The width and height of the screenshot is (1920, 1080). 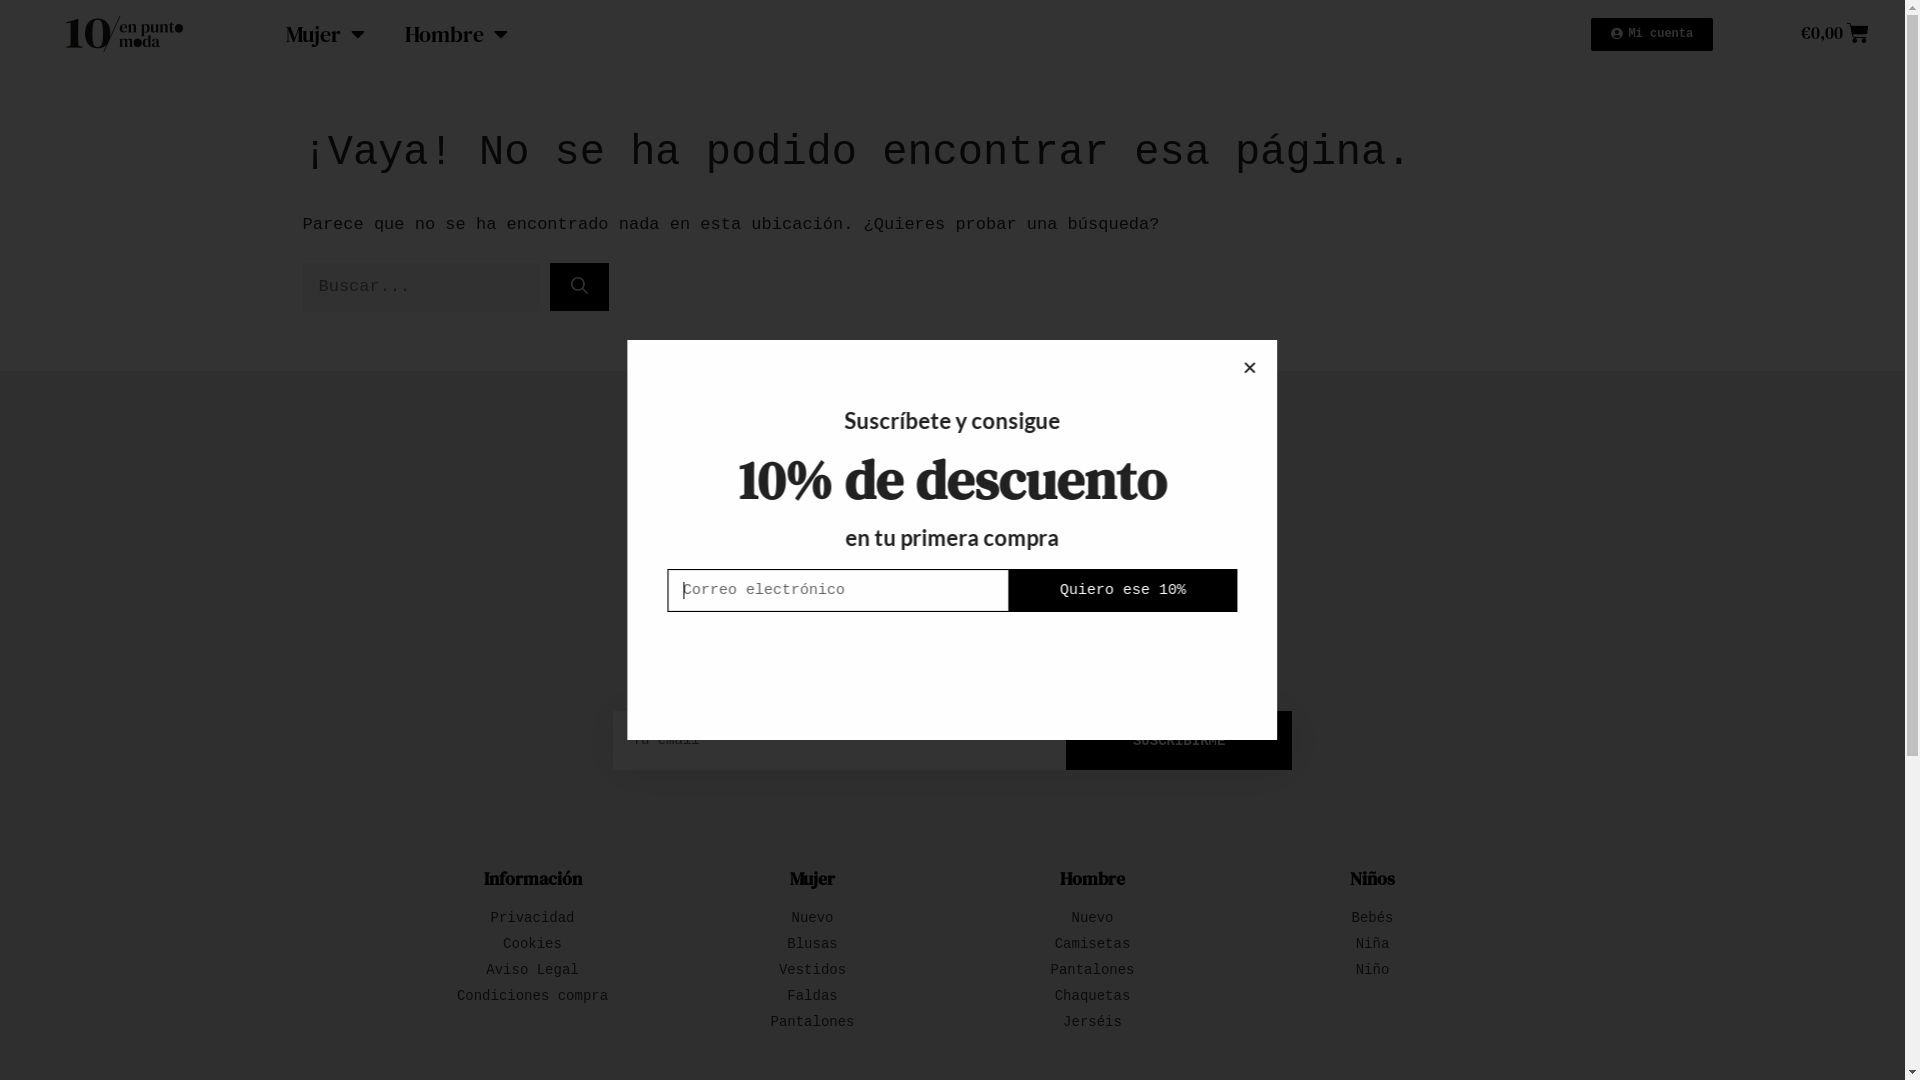 I want to click on 'Mujer', so click(x=325, y=34).